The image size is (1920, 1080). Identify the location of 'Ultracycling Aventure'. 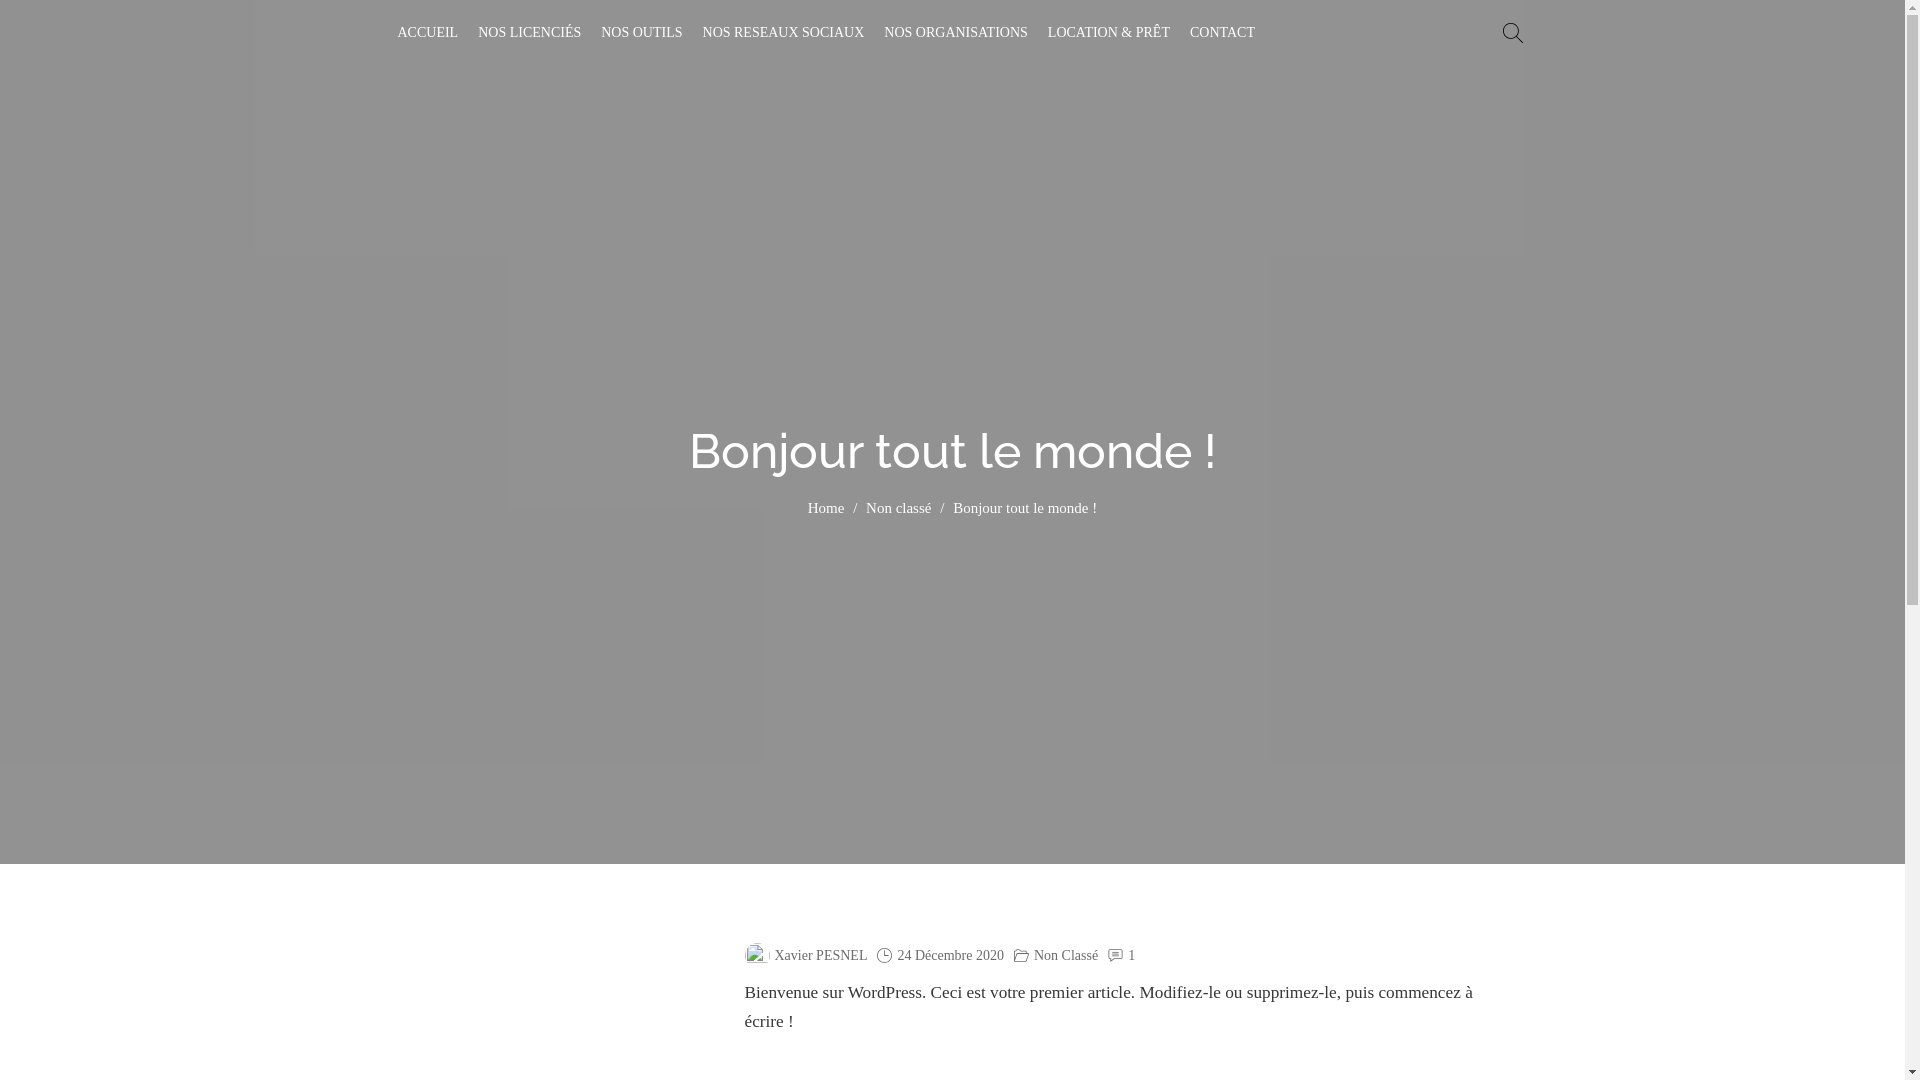
(503, 49).